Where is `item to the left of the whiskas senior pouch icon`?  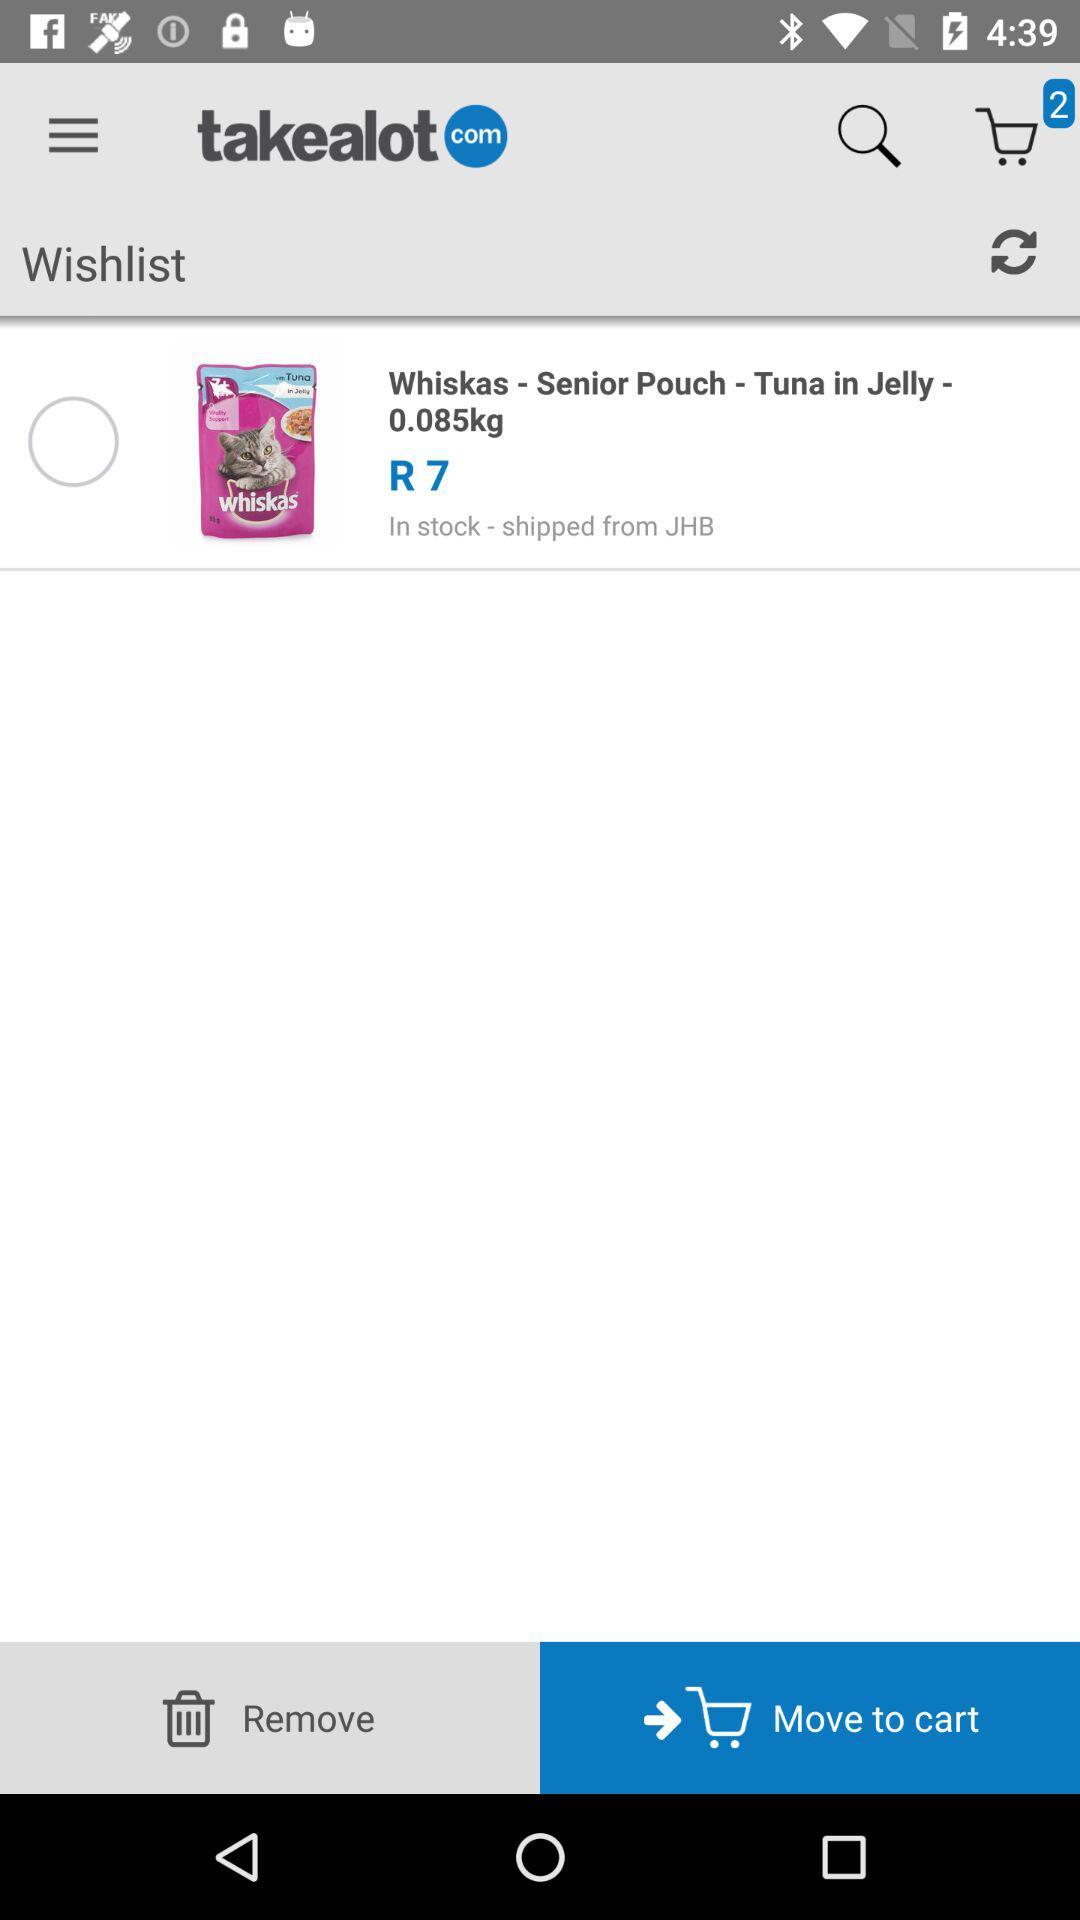 item to the left of the whiskas senior pouch icon is located at coordinates (256, 440).